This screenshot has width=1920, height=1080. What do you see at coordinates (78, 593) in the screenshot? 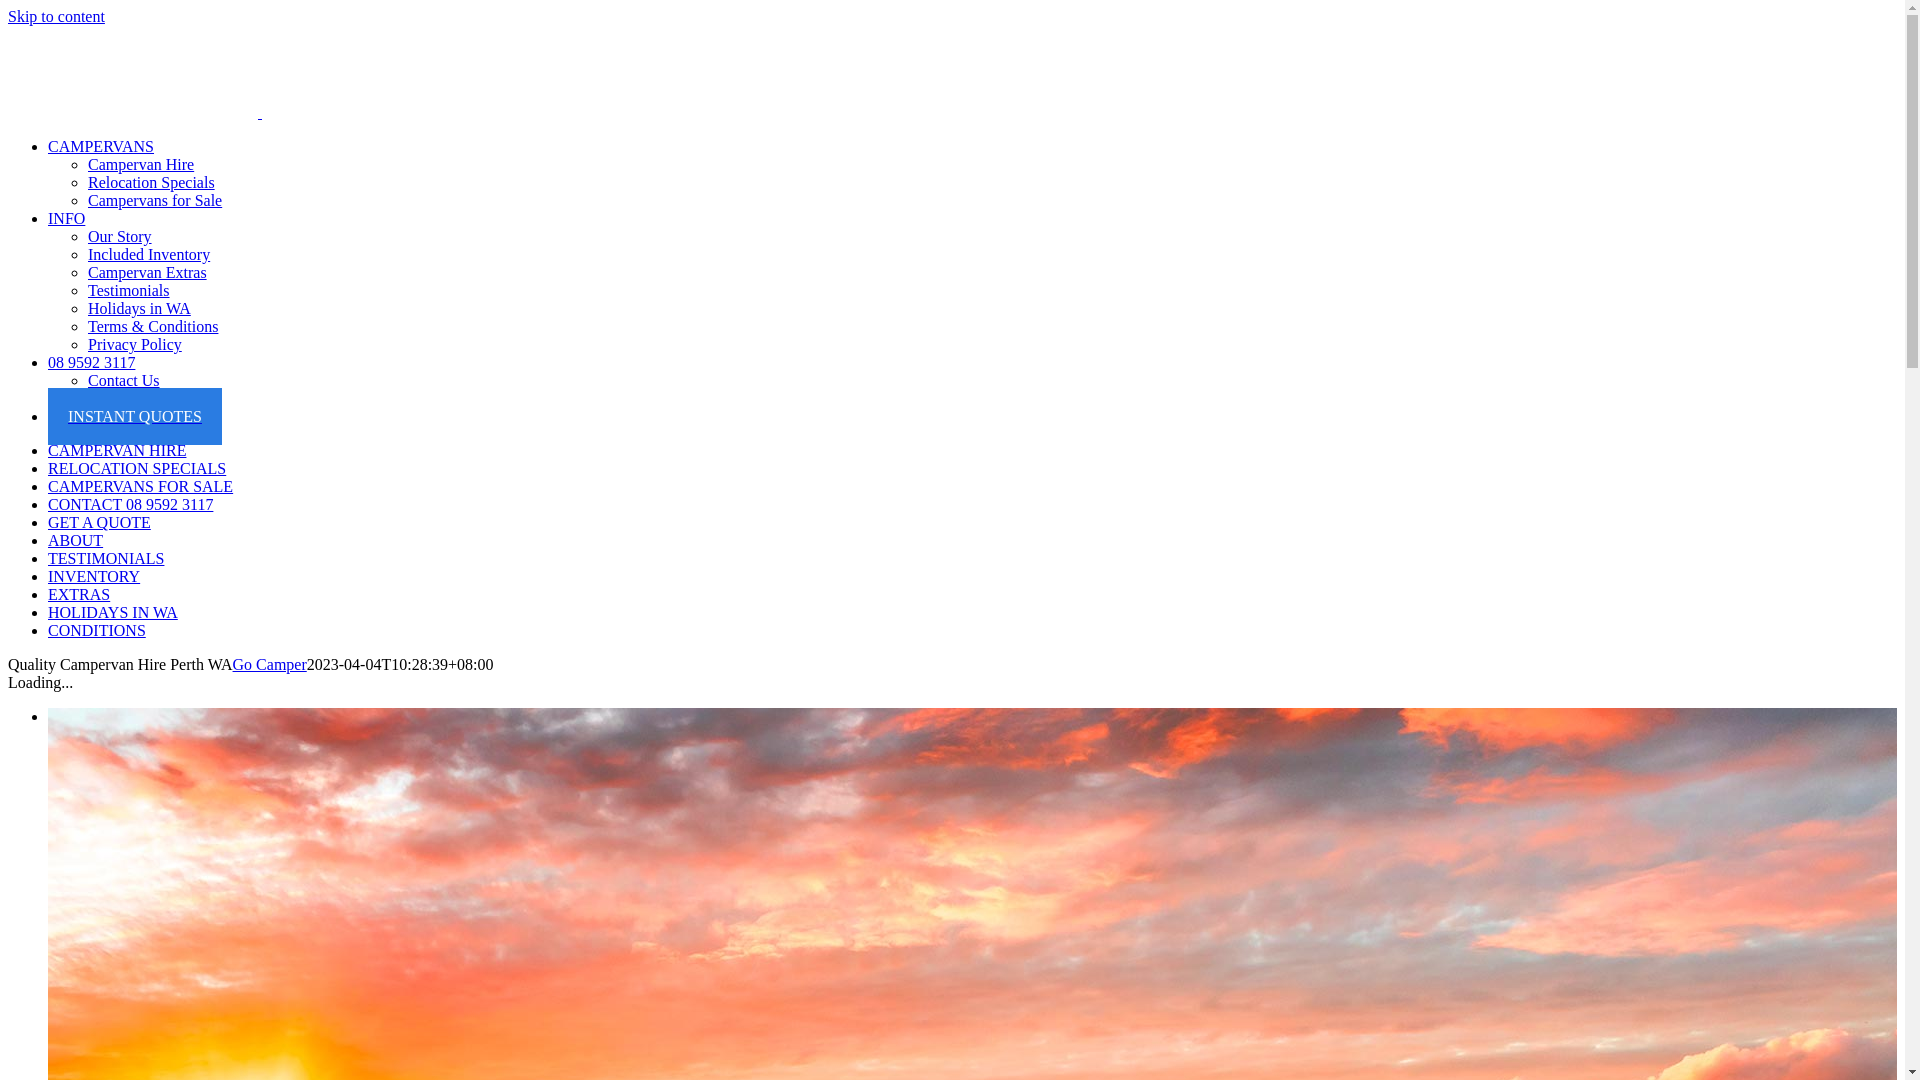
I see `'EXTRAS'` at bounding box center [78, 593].